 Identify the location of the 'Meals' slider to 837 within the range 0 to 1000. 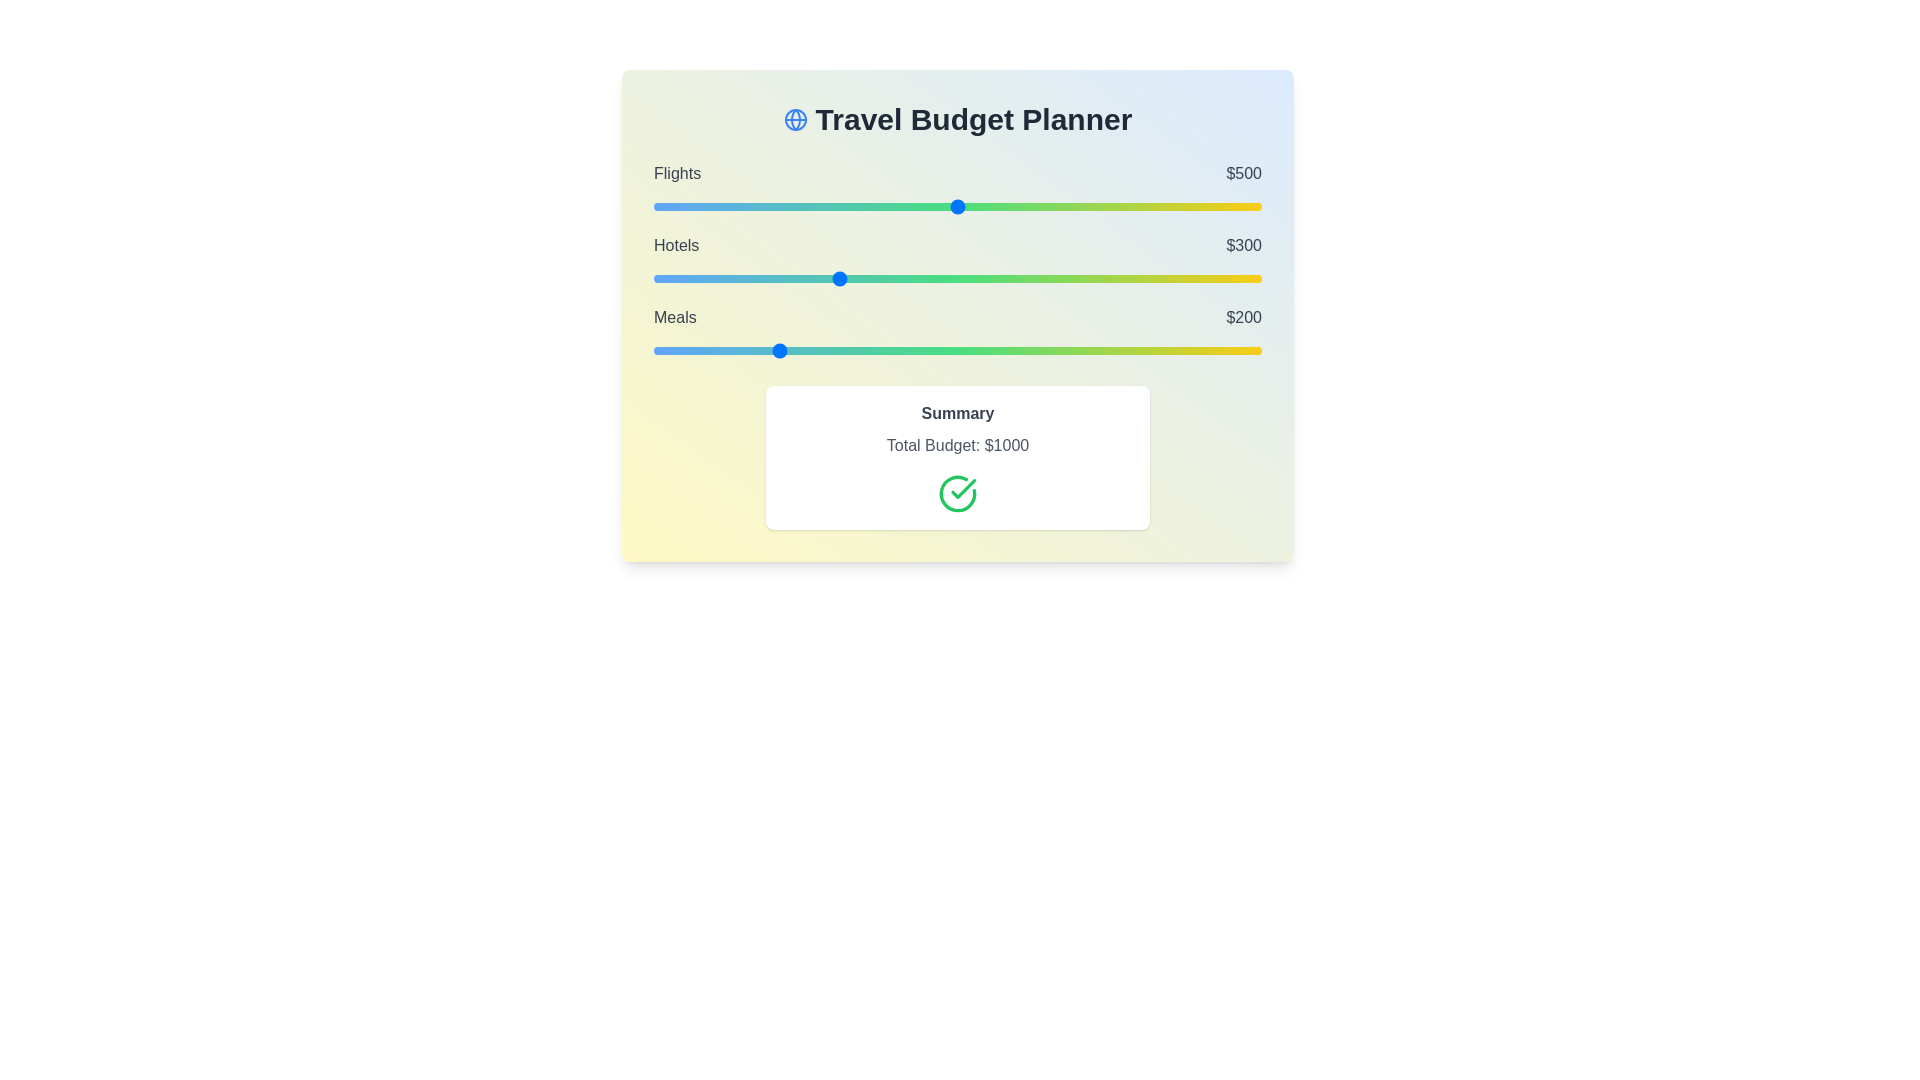
(1162, 350).